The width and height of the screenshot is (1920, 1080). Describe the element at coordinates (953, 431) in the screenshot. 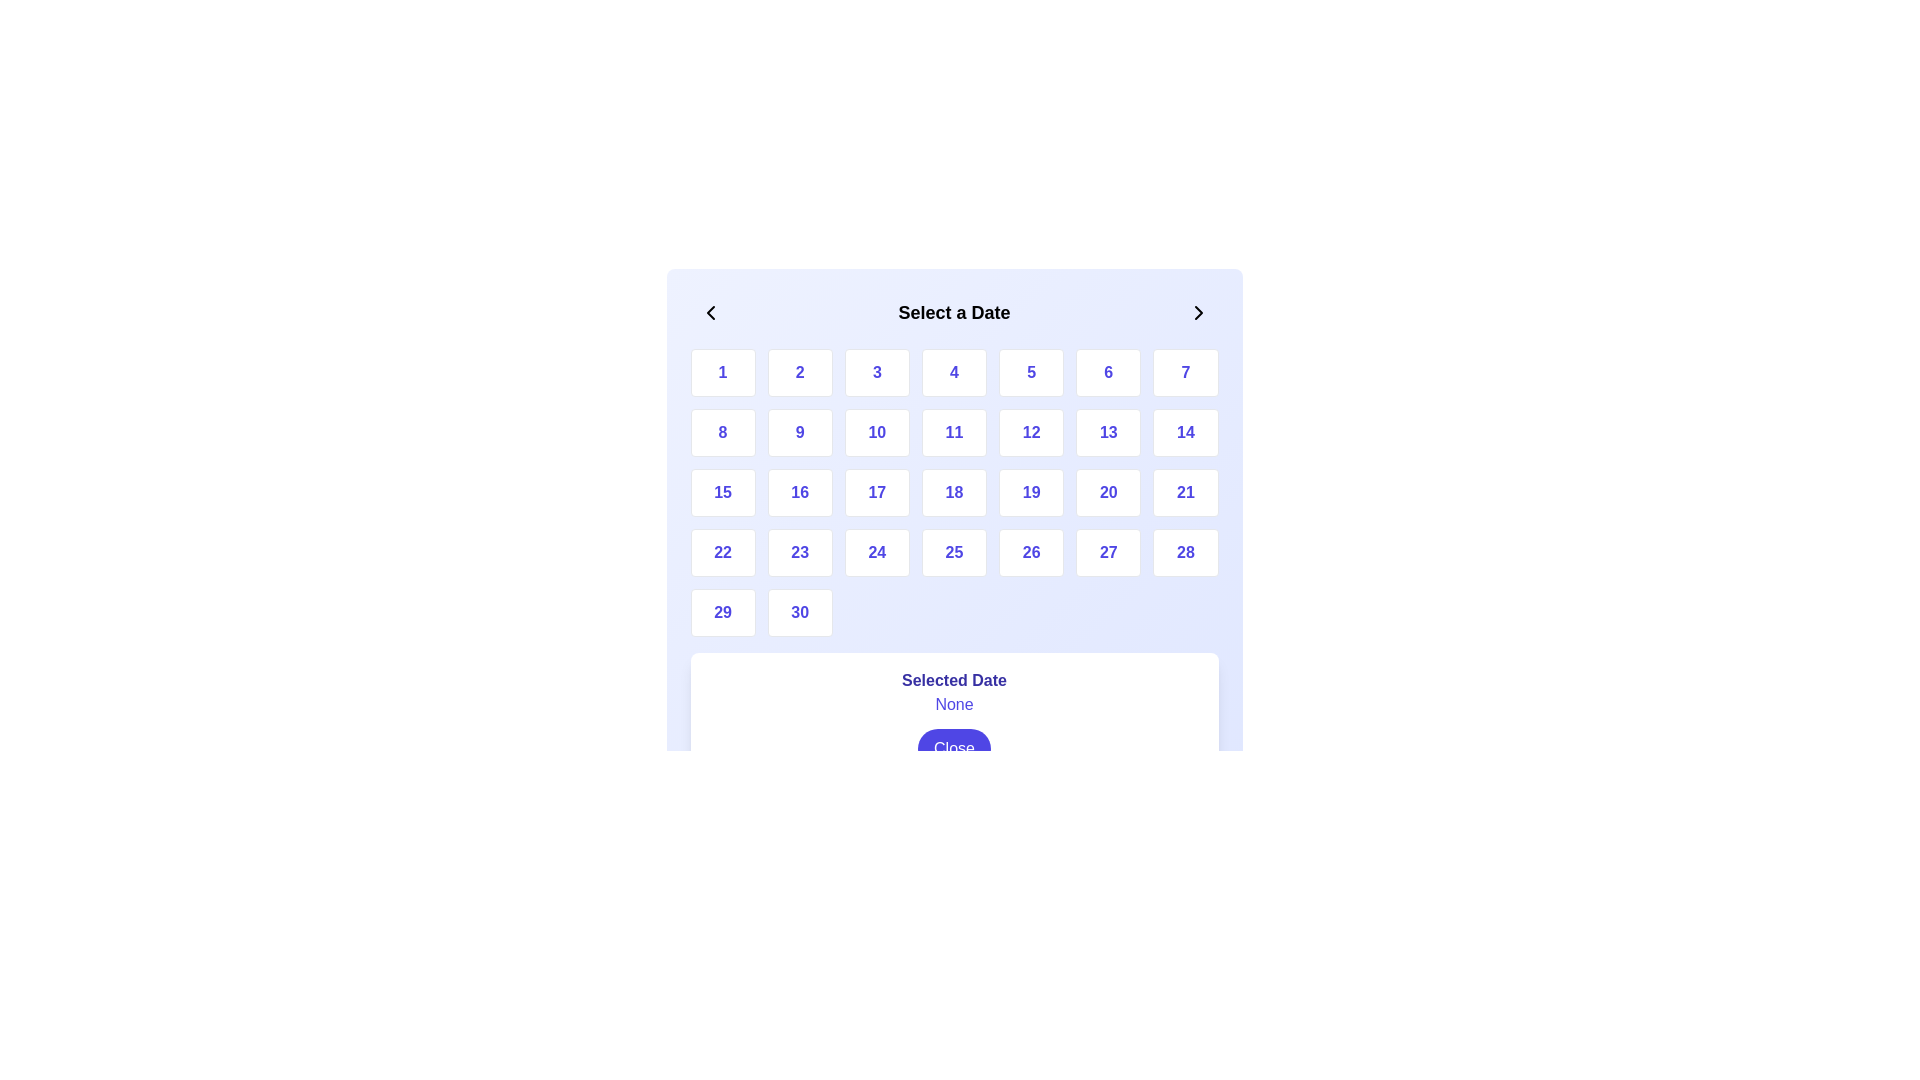

I see `the button labeled '11' with a white background and indigo text` at that location.